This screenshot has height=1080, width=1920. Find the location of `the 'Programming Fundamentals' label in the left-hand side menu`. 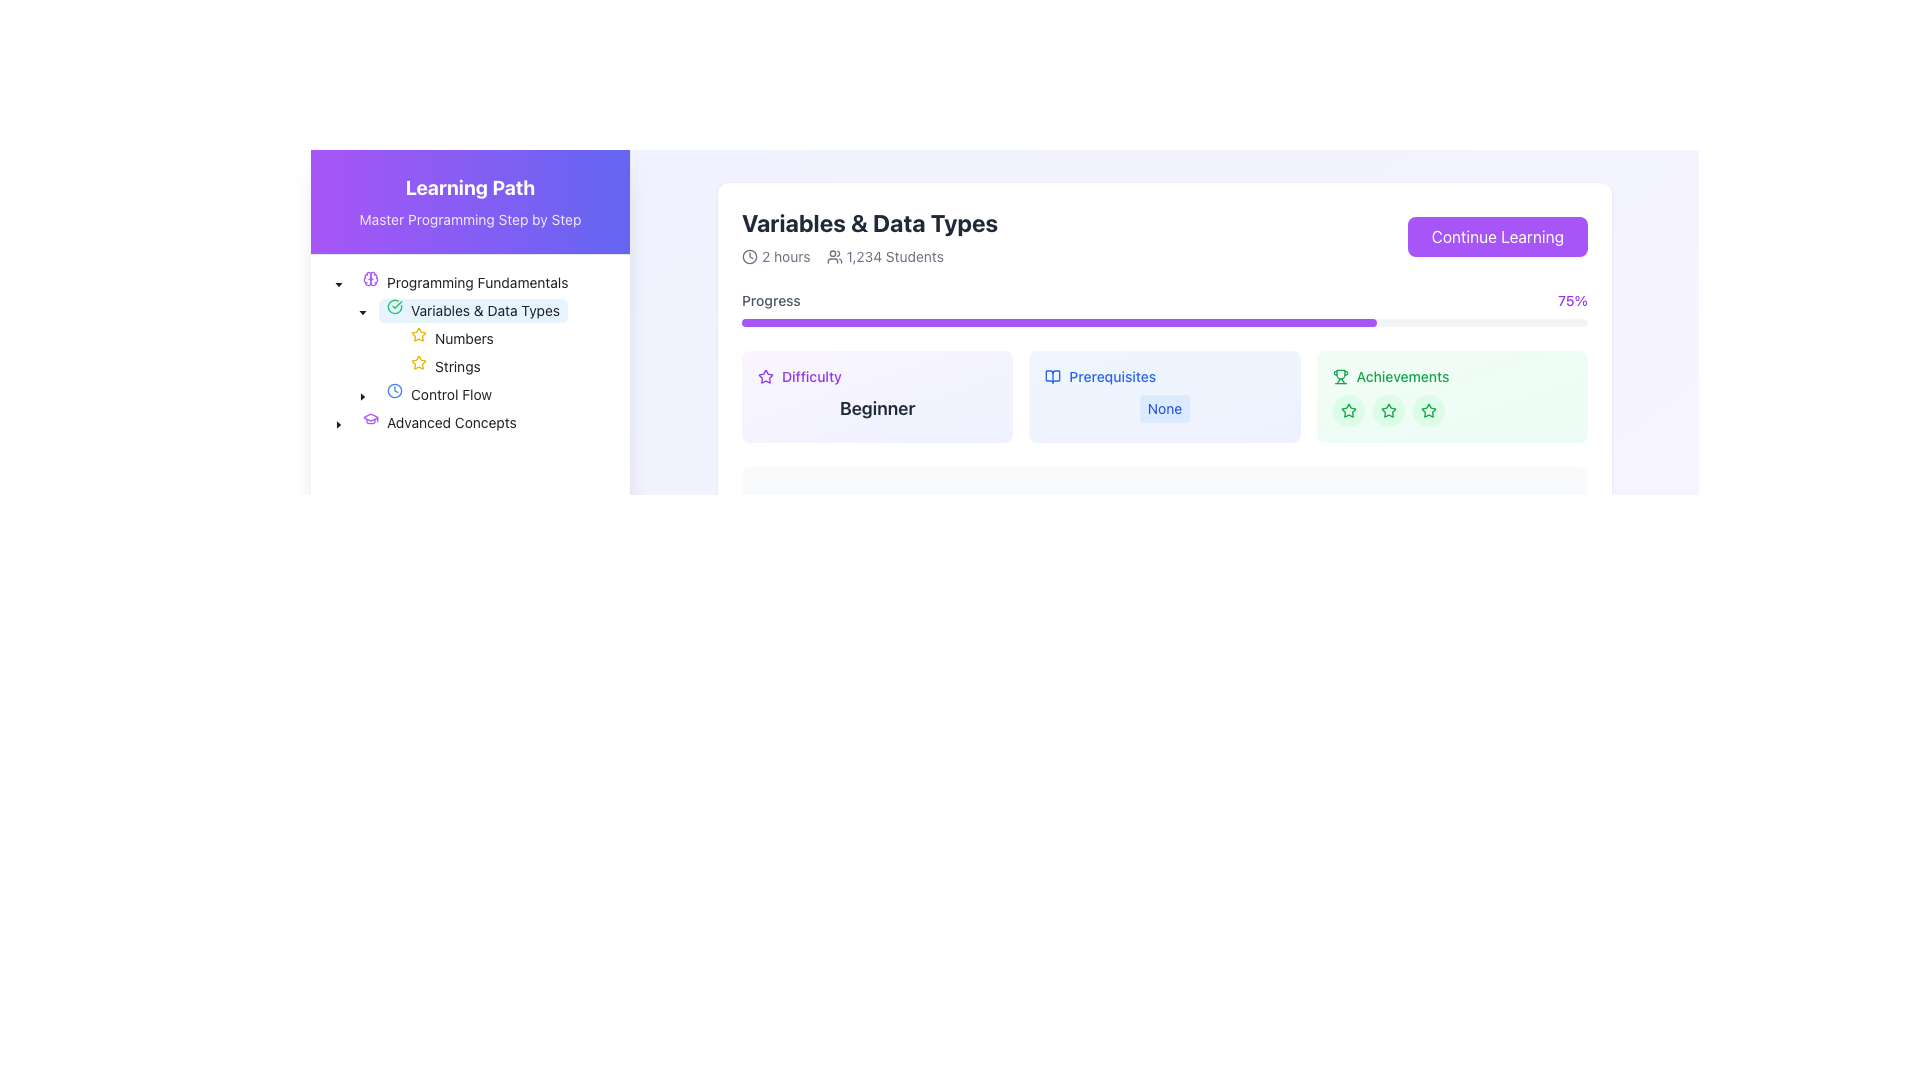

the 'Programming Fundamentals' label in the left-hand side menu is located at coordinates (464, 282).